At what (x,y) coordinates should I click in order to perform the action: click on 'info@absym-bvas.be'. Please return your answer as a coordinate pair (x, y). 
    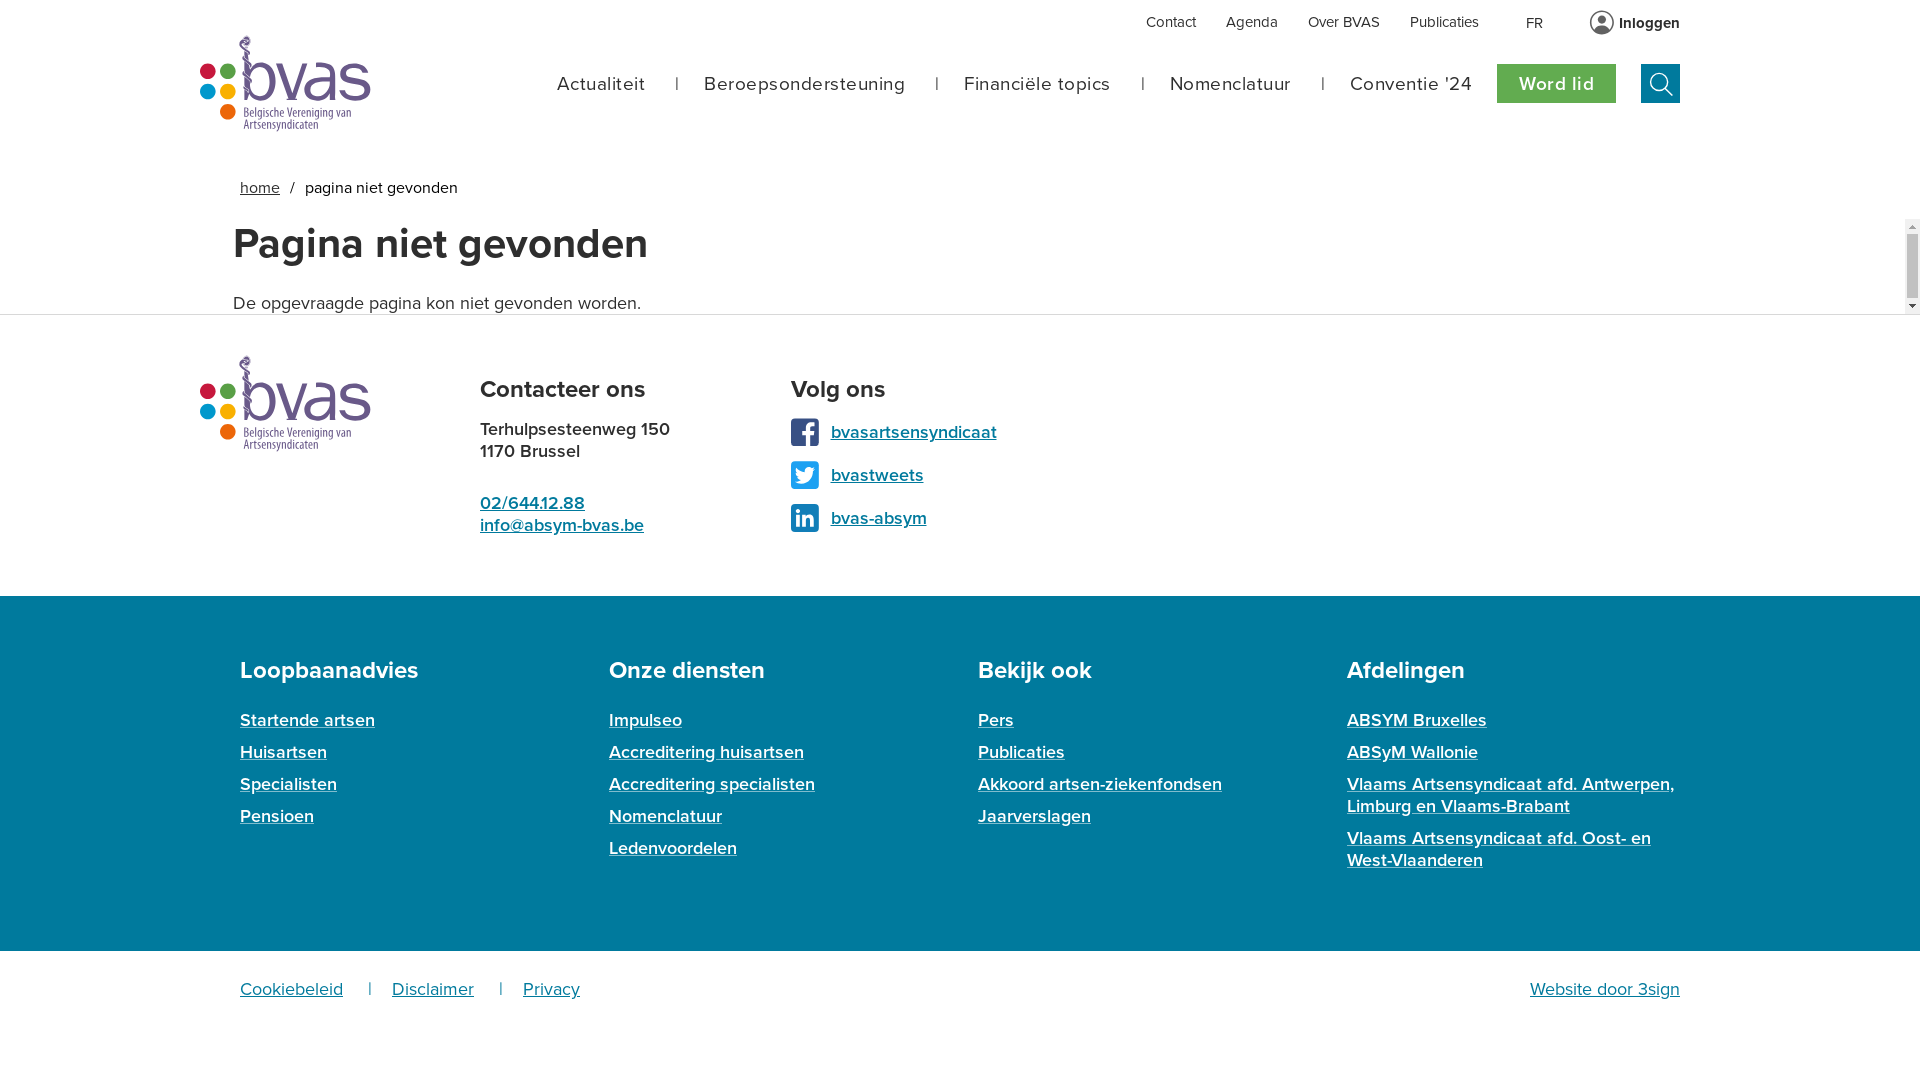
    Looking at the image, I should click on (560, 523).